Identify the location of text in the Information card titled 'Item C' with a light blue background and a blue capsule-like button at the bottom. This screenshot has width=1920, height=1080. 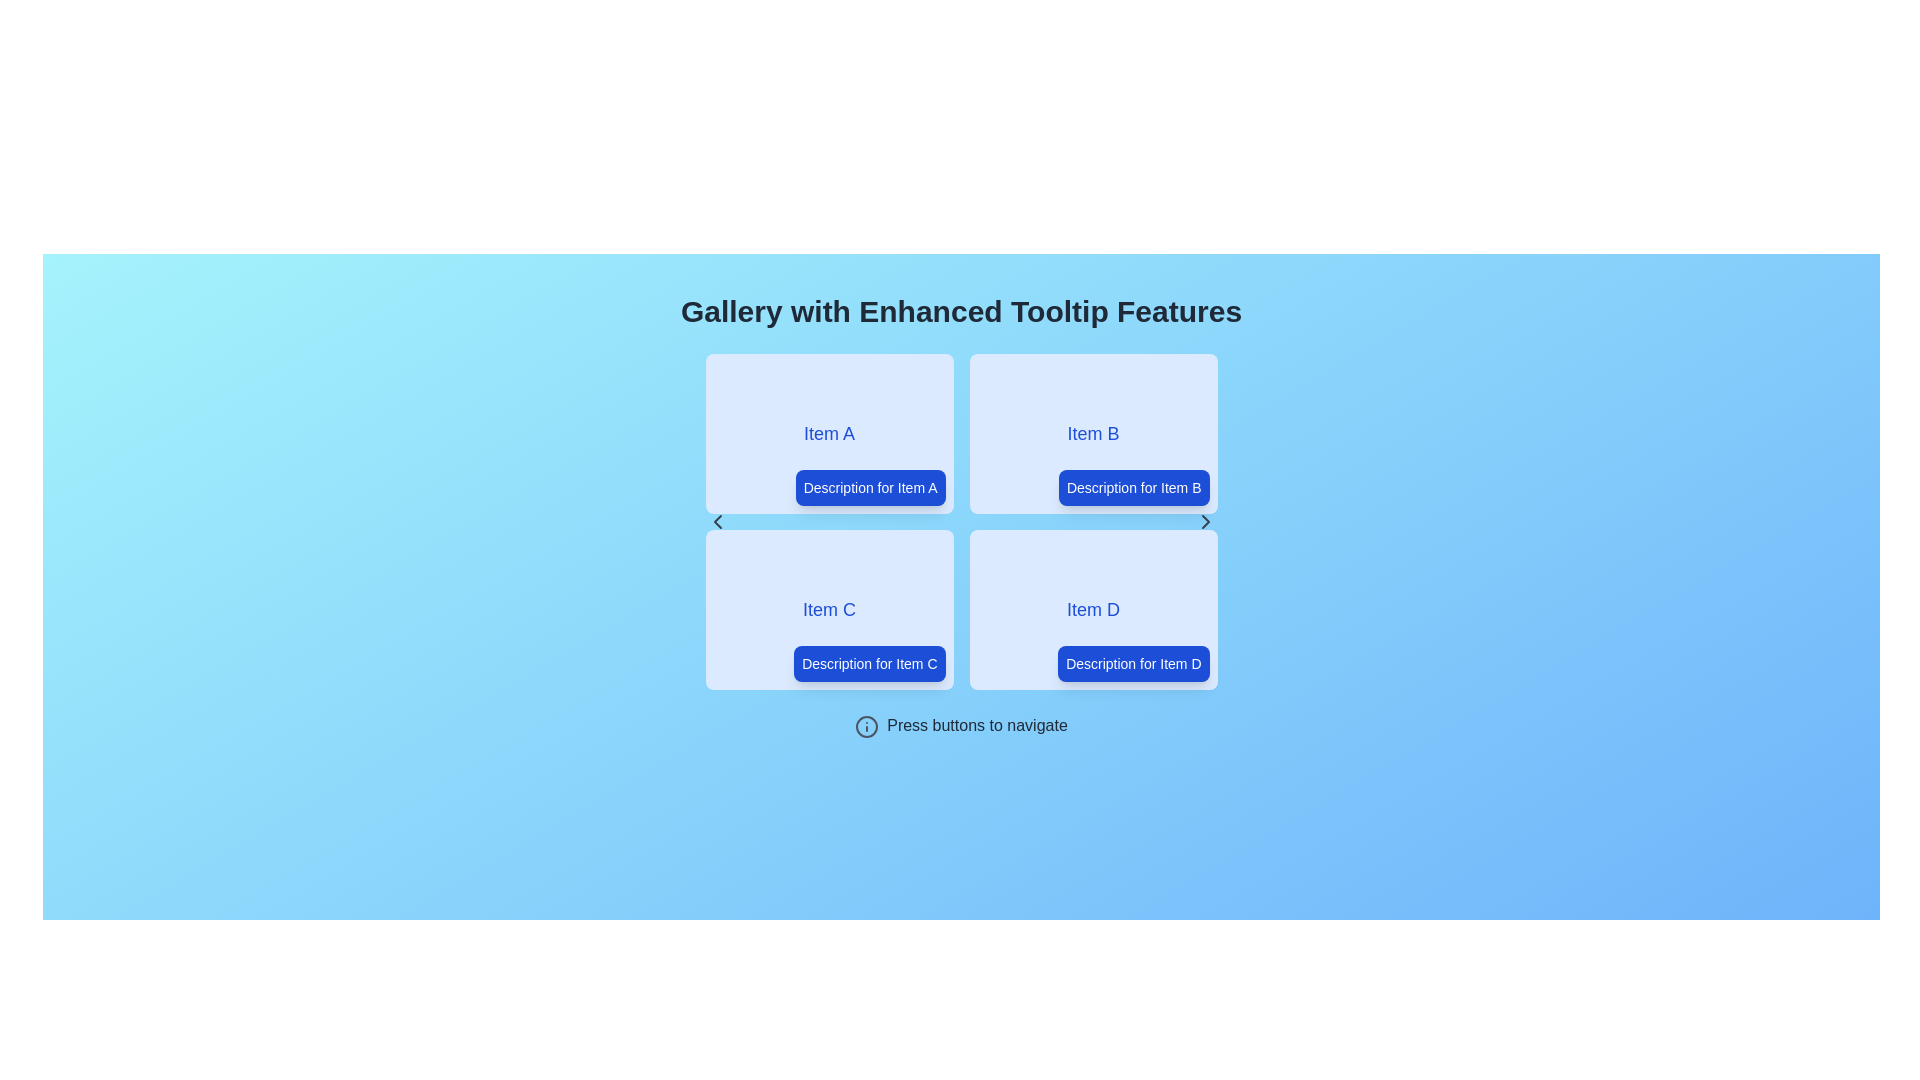
(829, 608).